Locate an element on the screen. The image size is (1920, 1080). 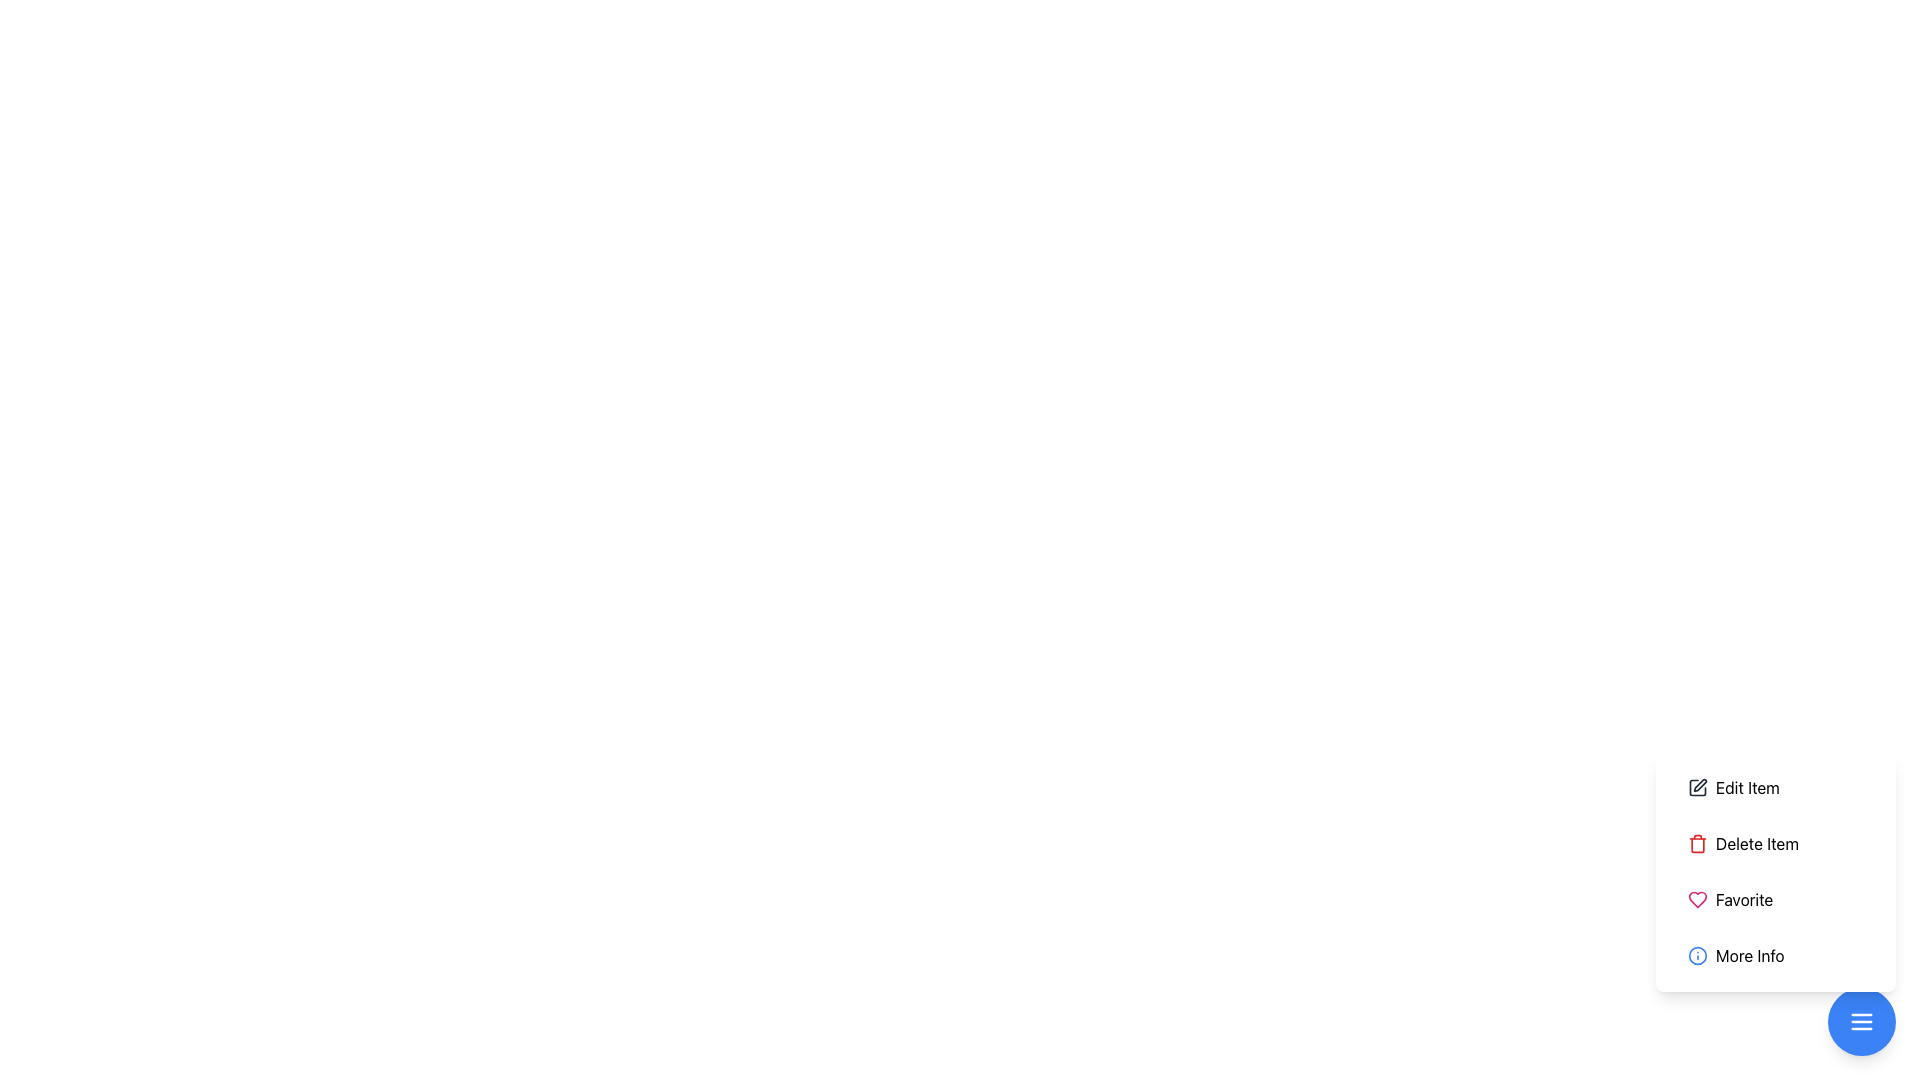
the third Text Label in the dropdown menu that signifies favoriting an item is located at coordinates (1743, 898).